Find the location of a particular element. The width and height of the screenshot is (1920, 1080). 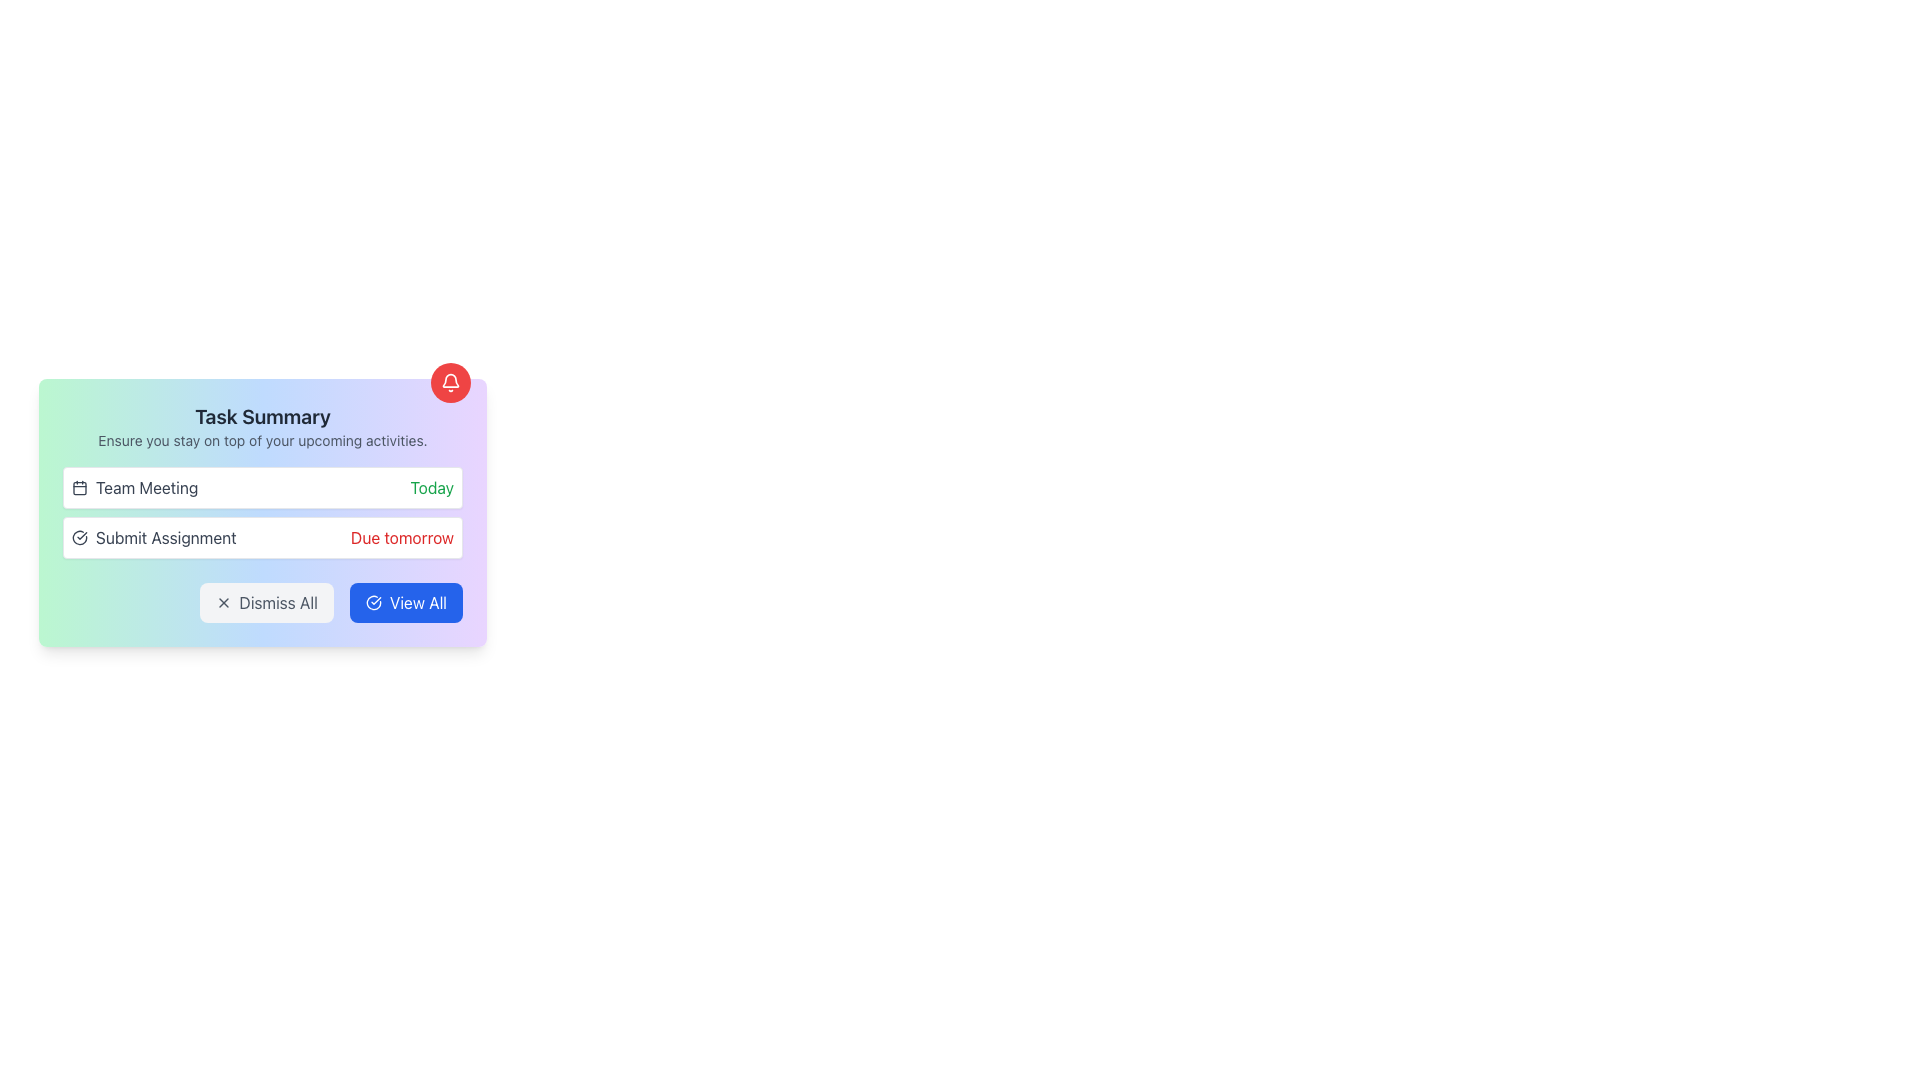

the status icon indicating completion related to the 'Submit Assignment' task, located on the left side of the 'Submit Assignment' row is located at coordinates (80, 536).